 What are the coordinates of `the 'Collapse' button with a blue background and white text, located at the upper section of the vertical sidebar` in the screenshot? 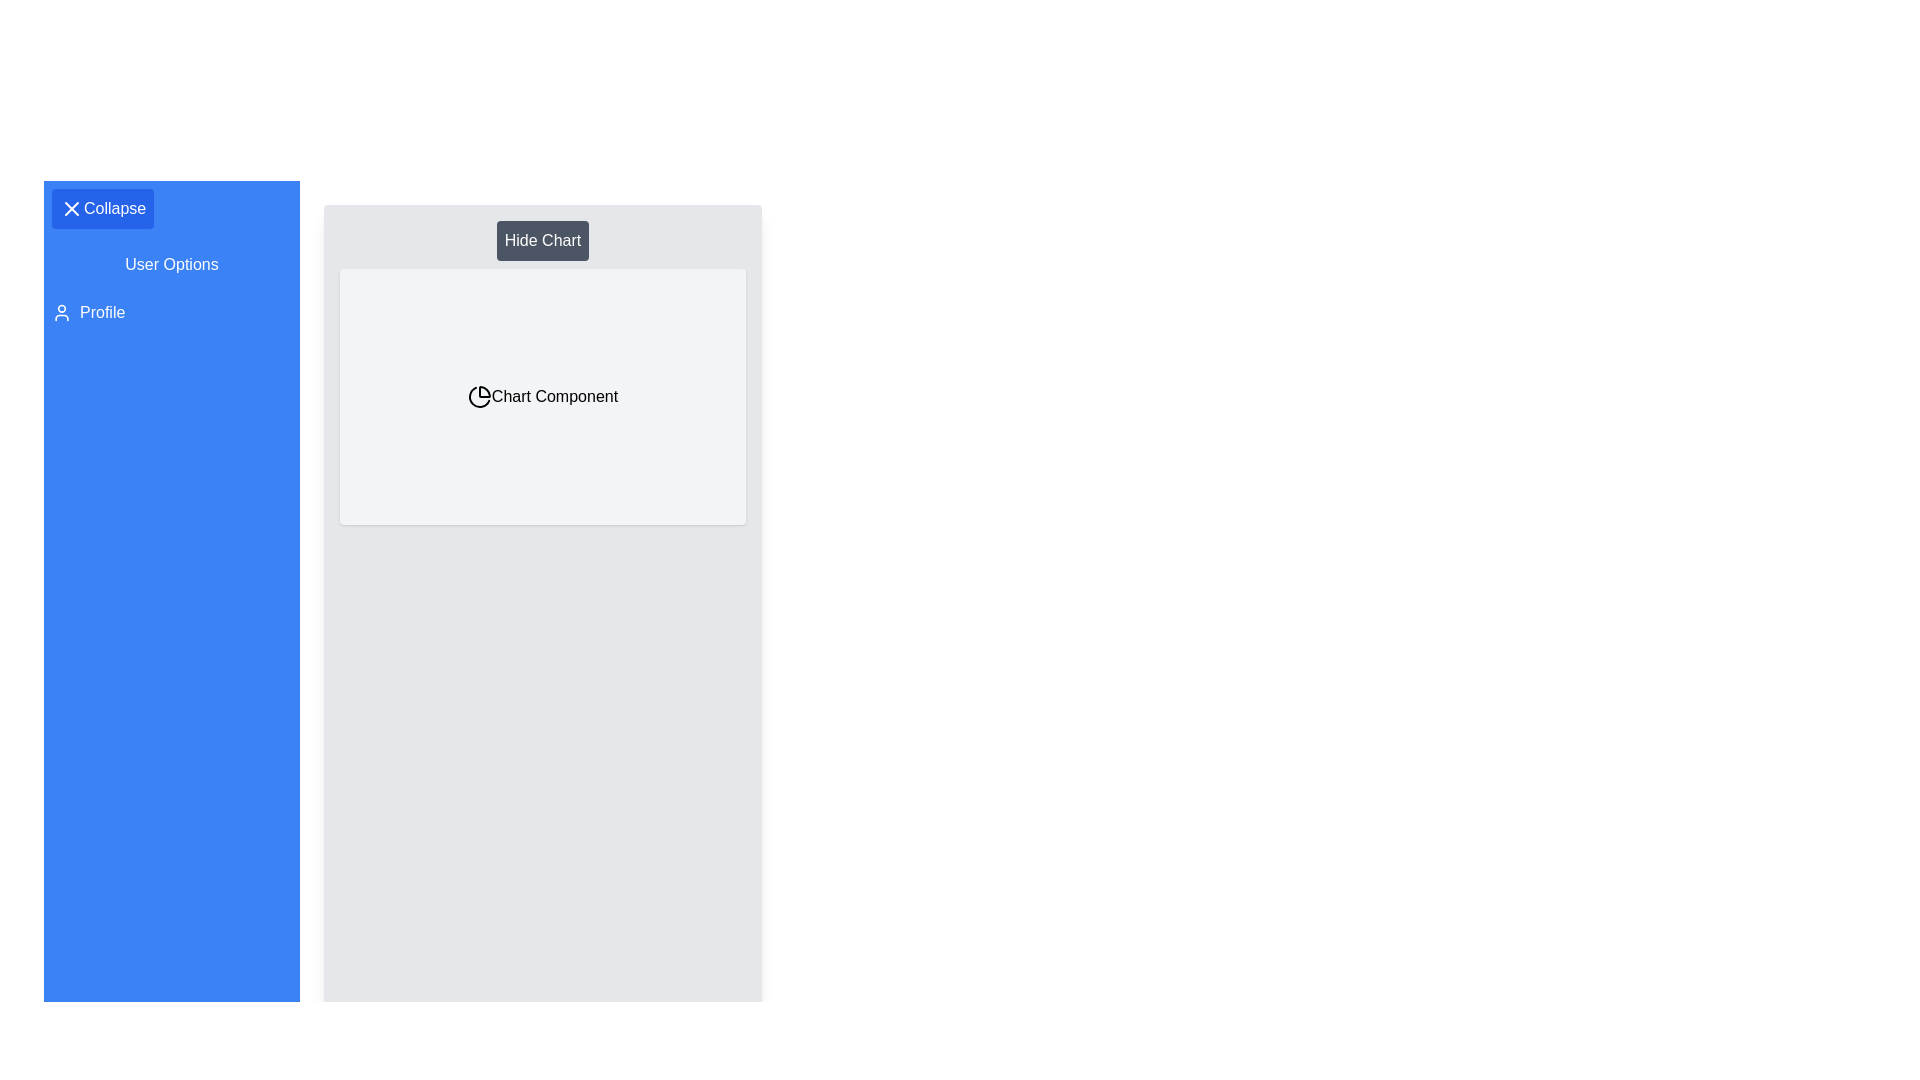 It's located at (102, 208).